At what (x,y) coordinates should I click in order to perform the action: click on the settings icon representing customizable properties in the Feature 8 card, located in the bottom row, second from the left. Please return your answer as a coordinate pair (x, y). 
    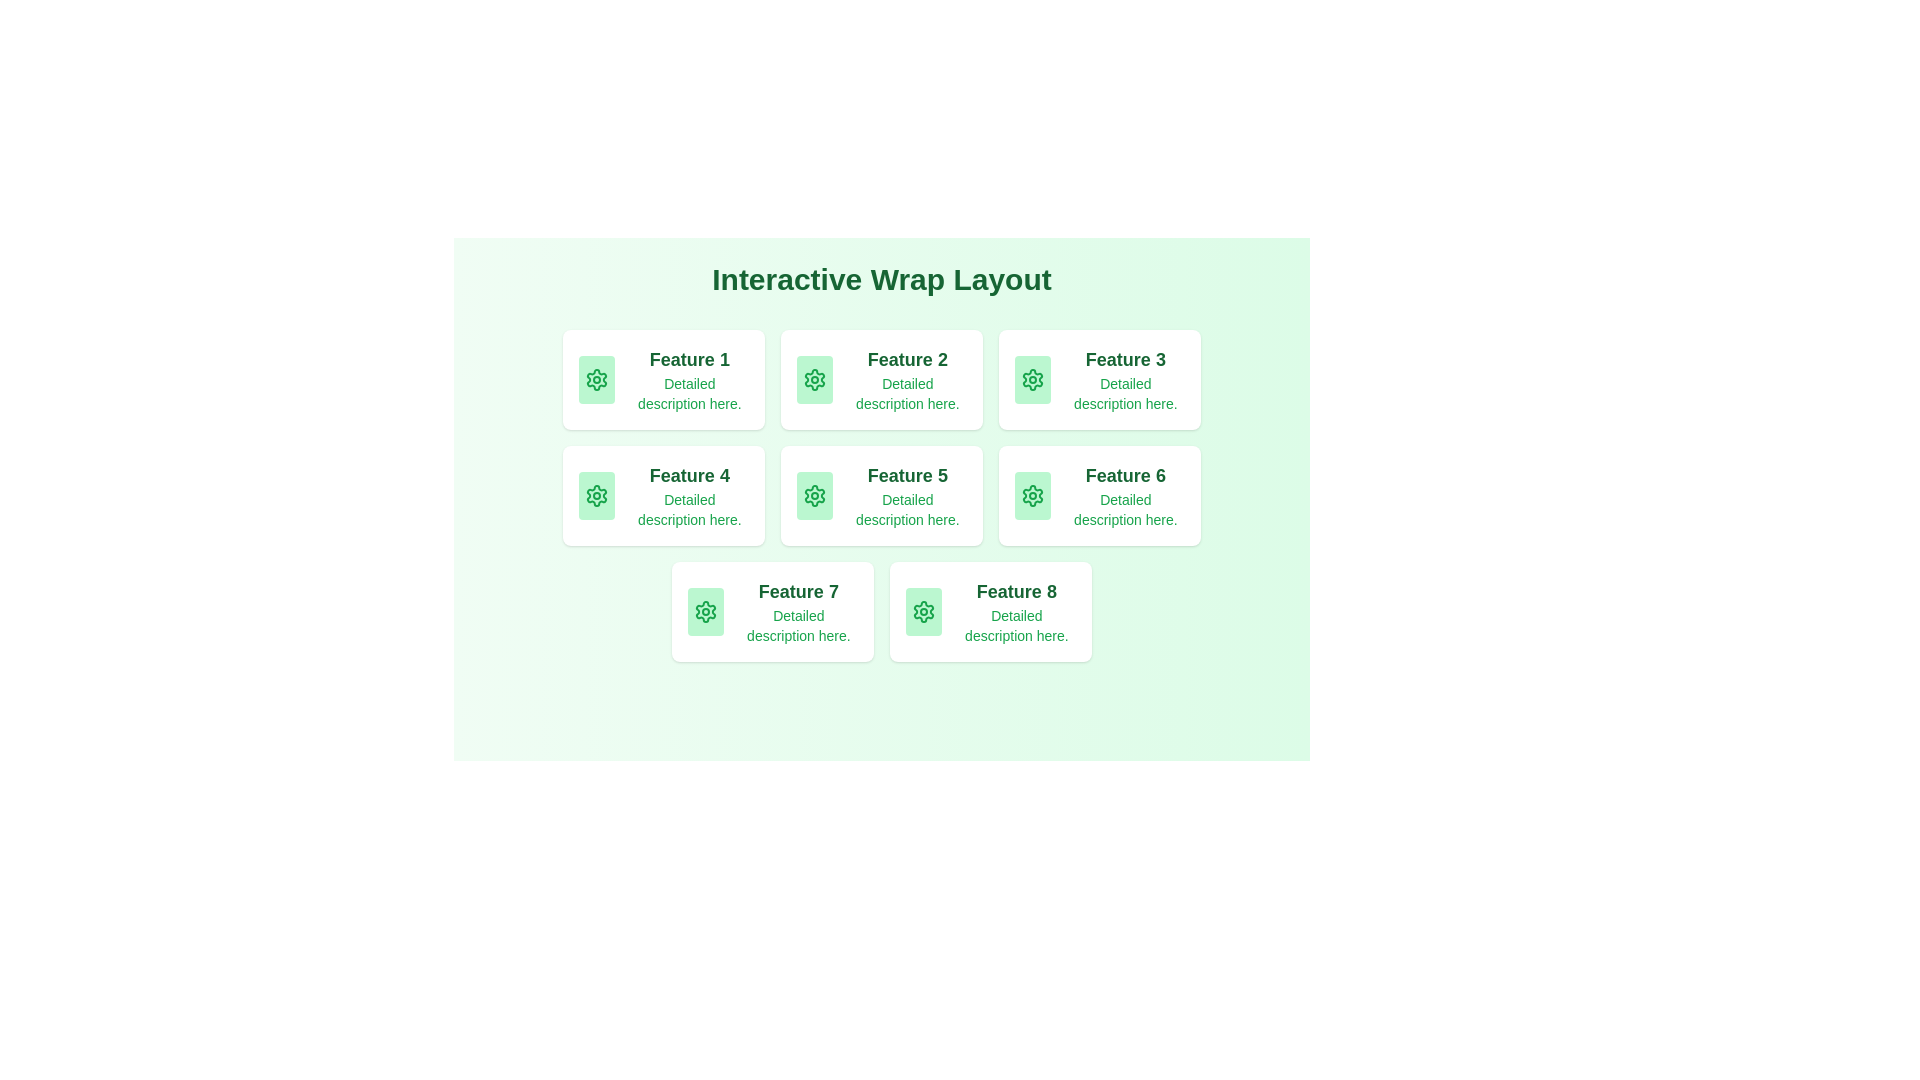
    Looking at the image, I should click on (922, 611).